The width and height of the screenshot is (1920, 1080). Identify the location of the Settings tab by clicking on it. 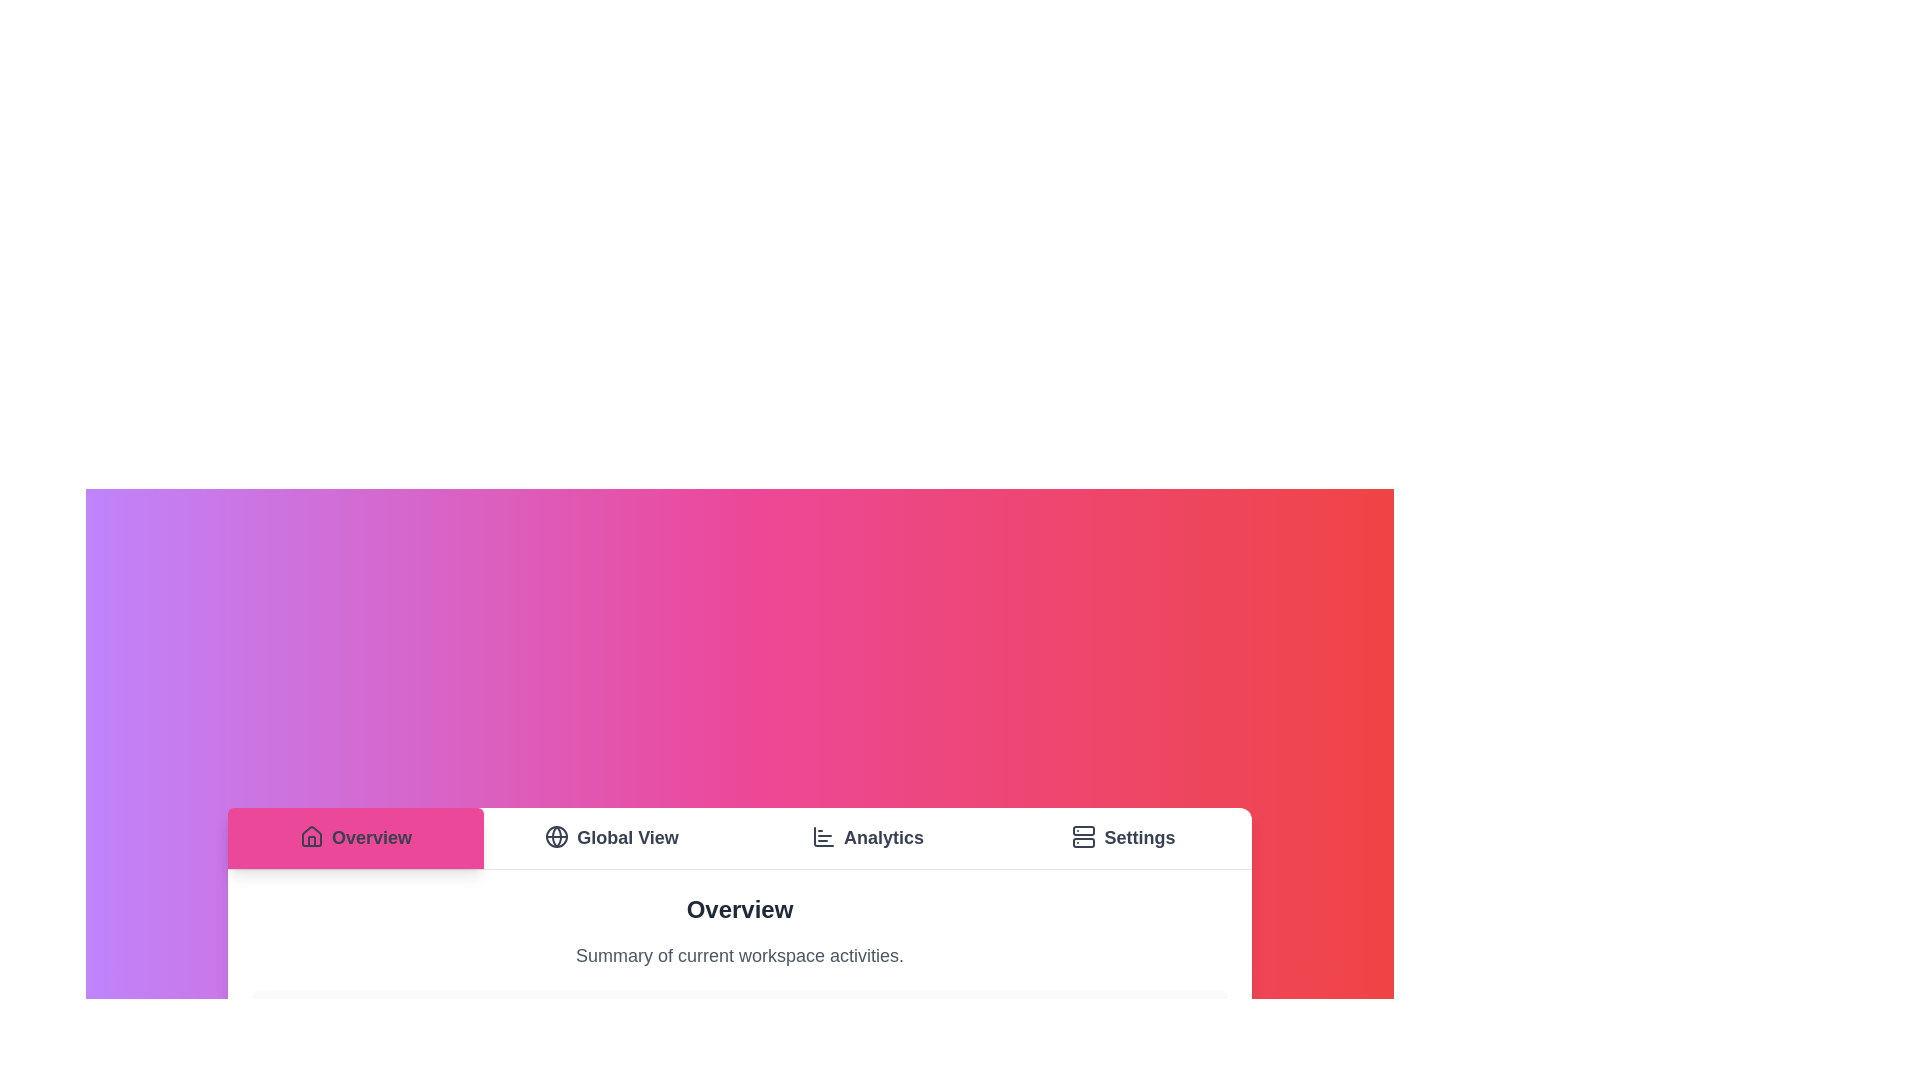
(1123, 838).